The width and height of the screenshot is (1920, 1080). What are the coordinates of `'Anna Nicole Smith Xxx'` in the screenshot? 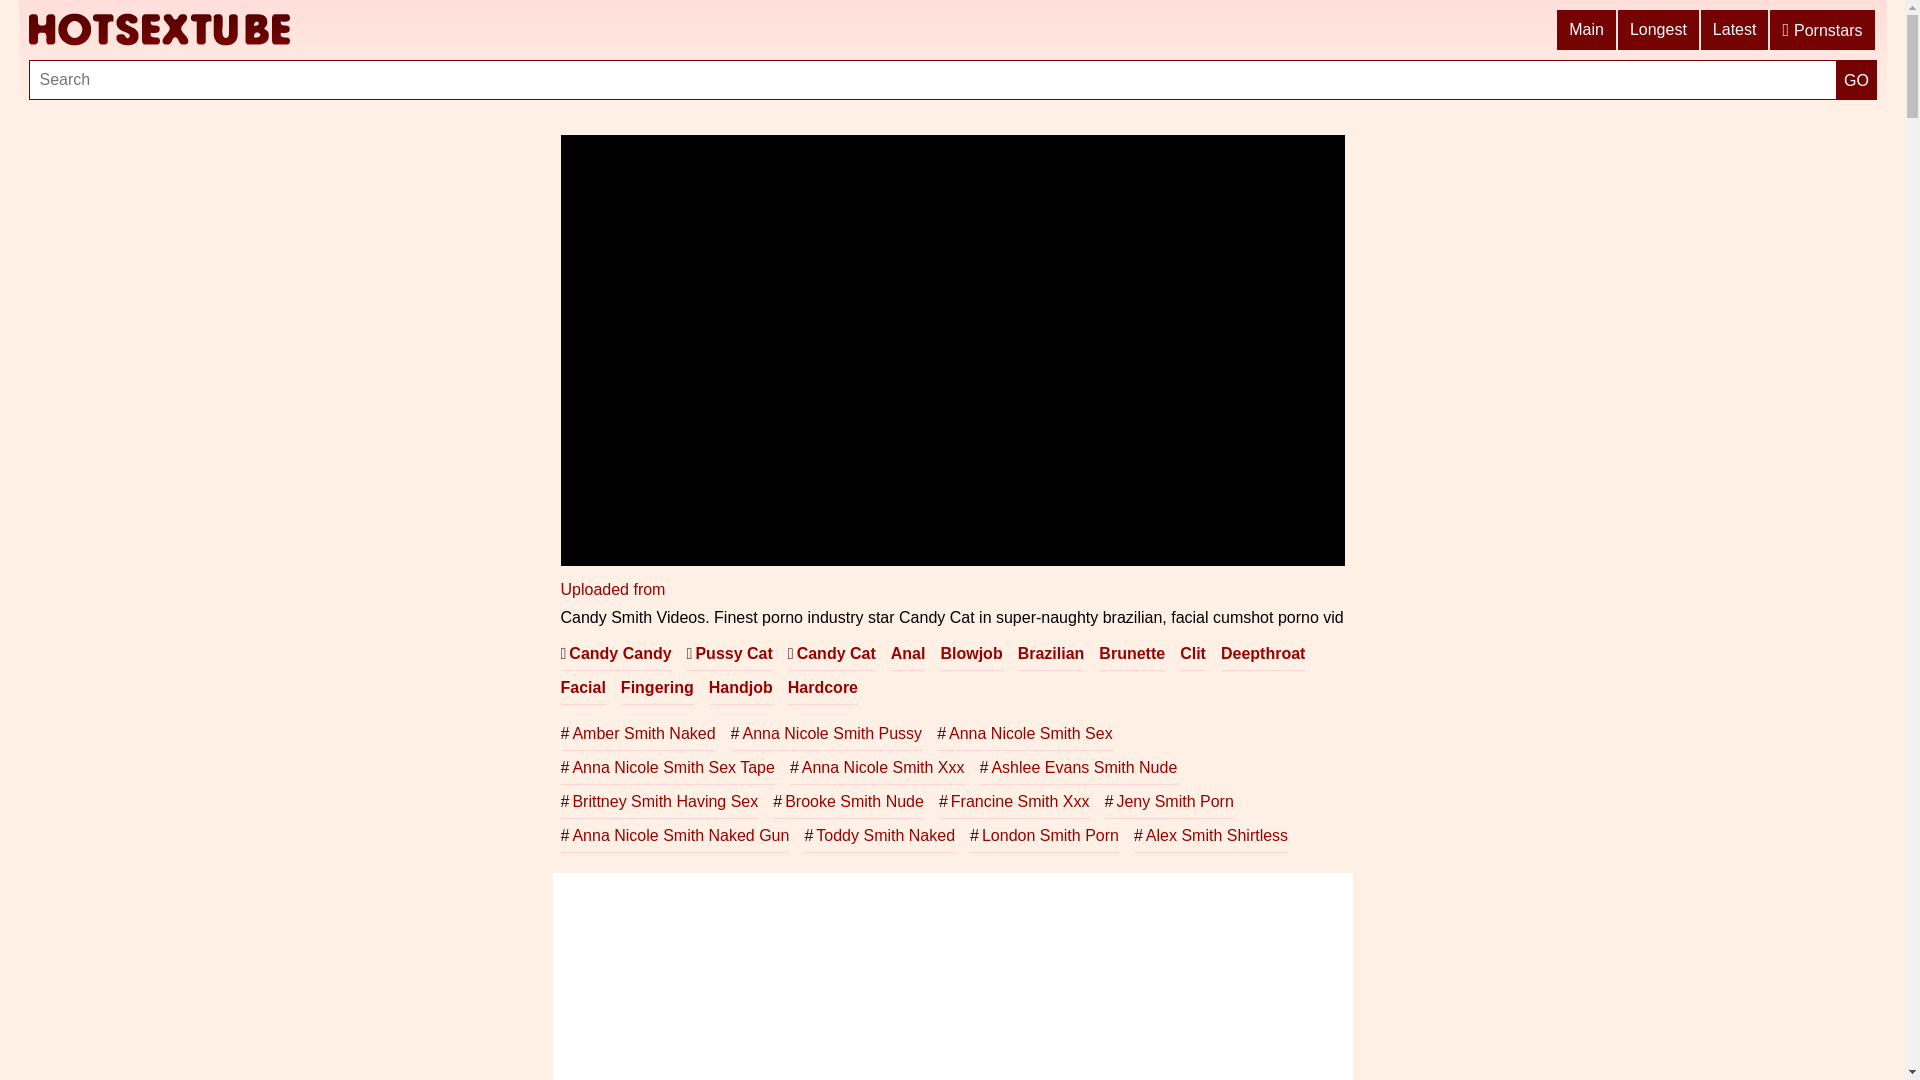 It's located at (877, 766).